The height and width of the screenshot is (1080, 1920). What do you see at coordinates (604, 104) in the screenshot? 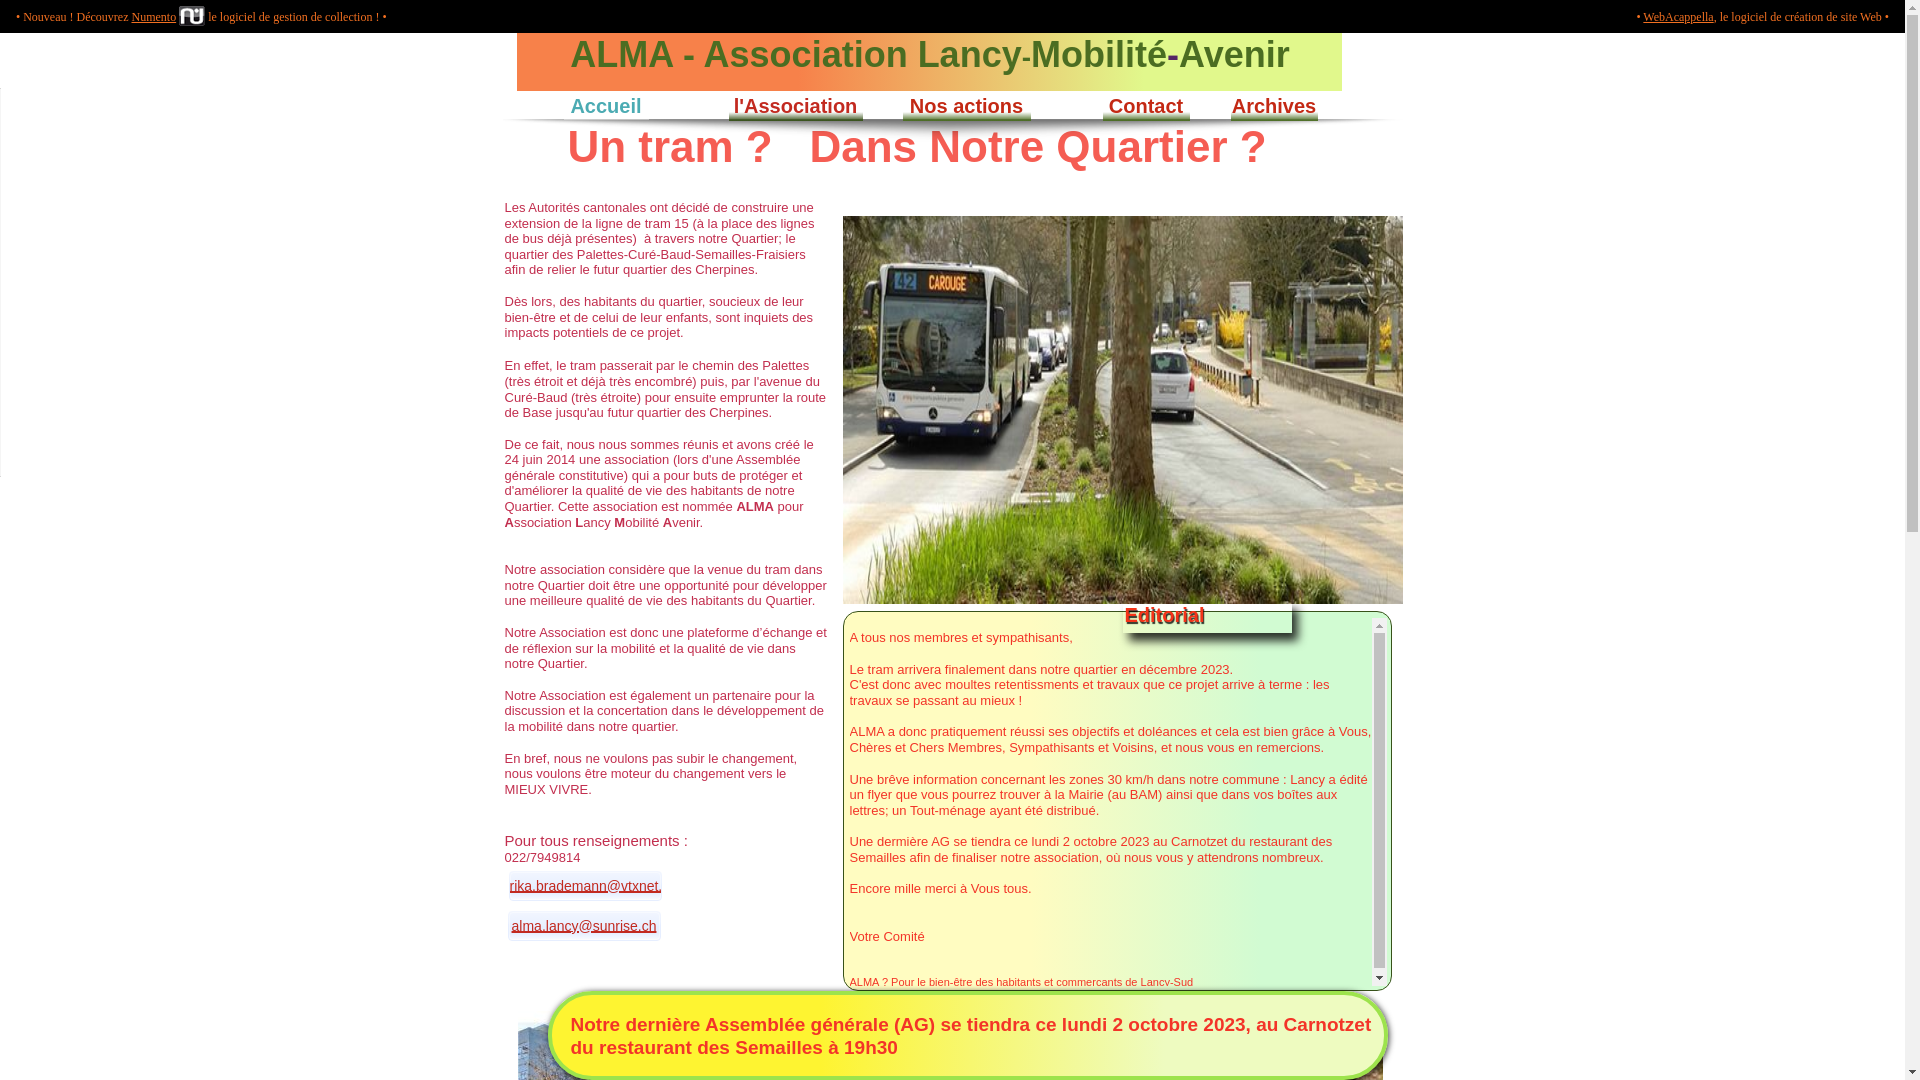
I see `'Accueil'` at bounding box center [604, 104].